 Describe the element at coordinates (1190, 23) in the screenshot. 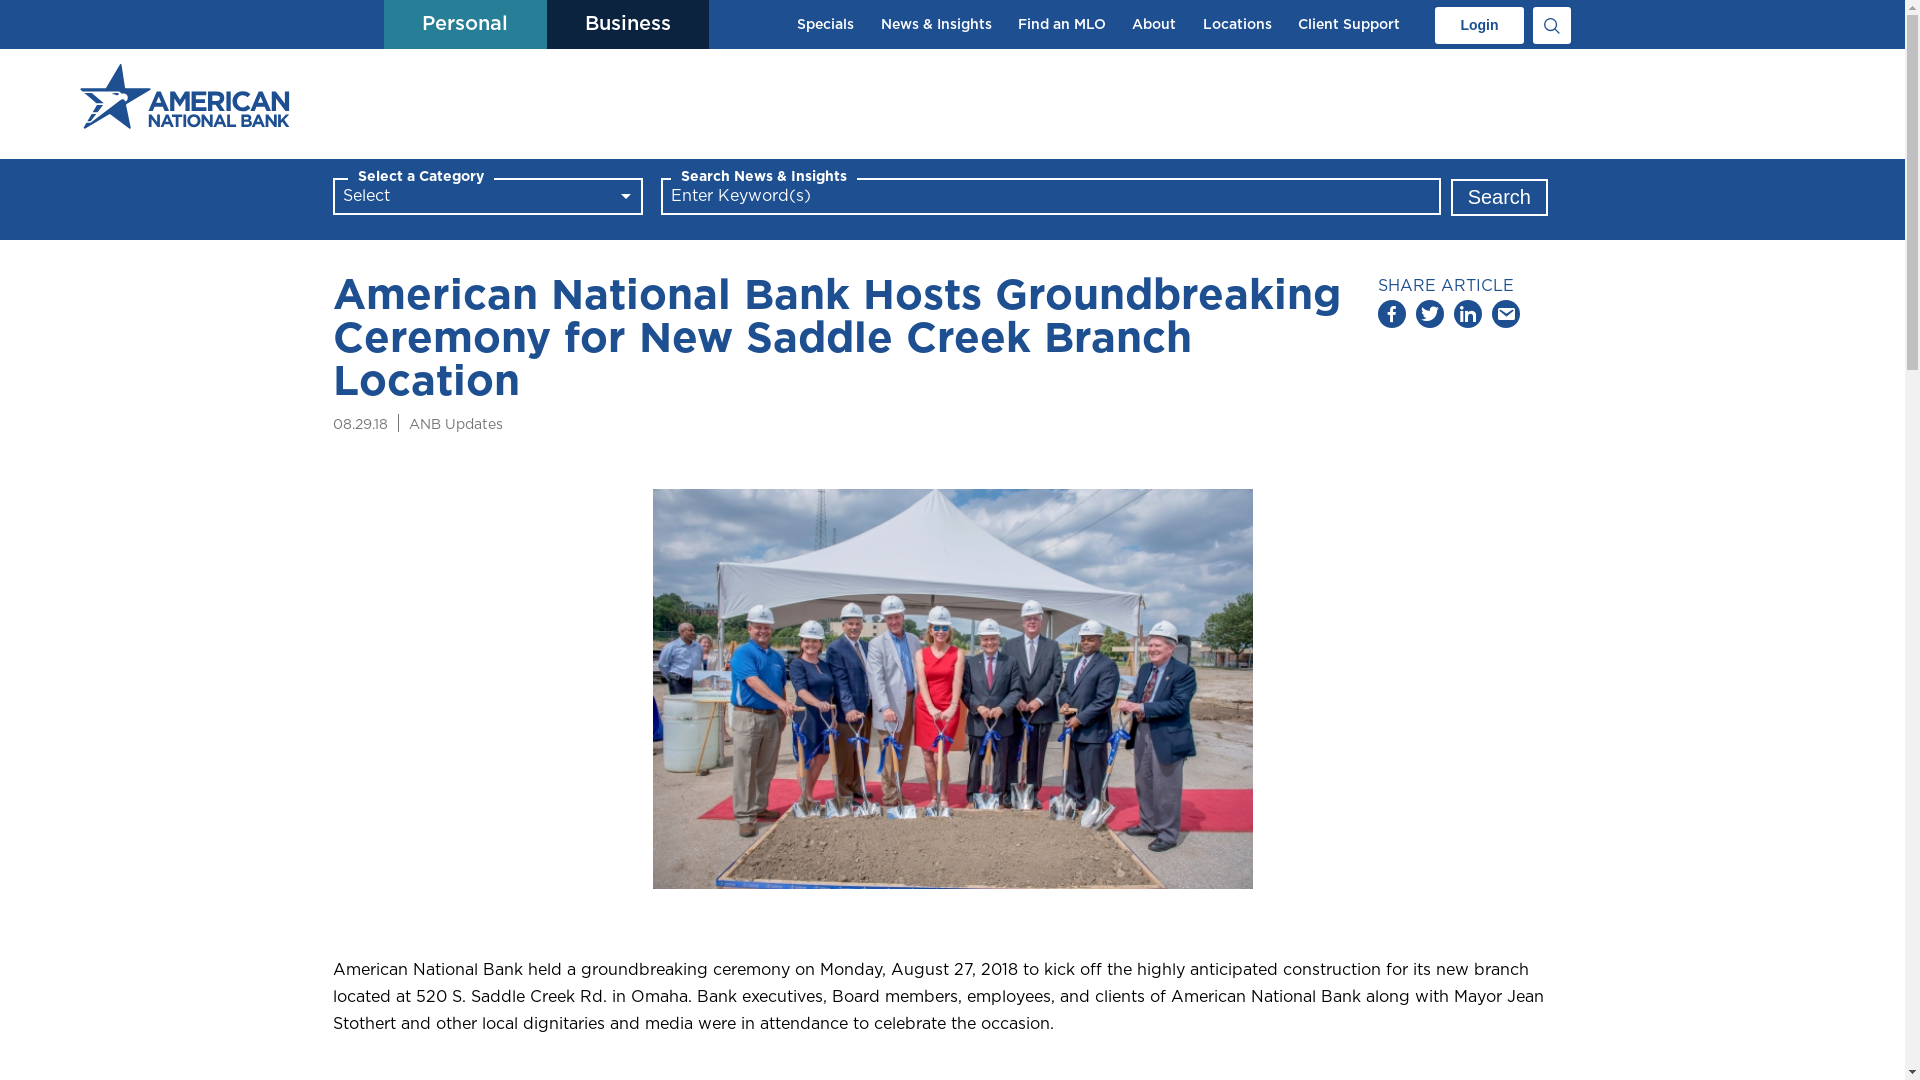

I see `'Locations'` at that location.